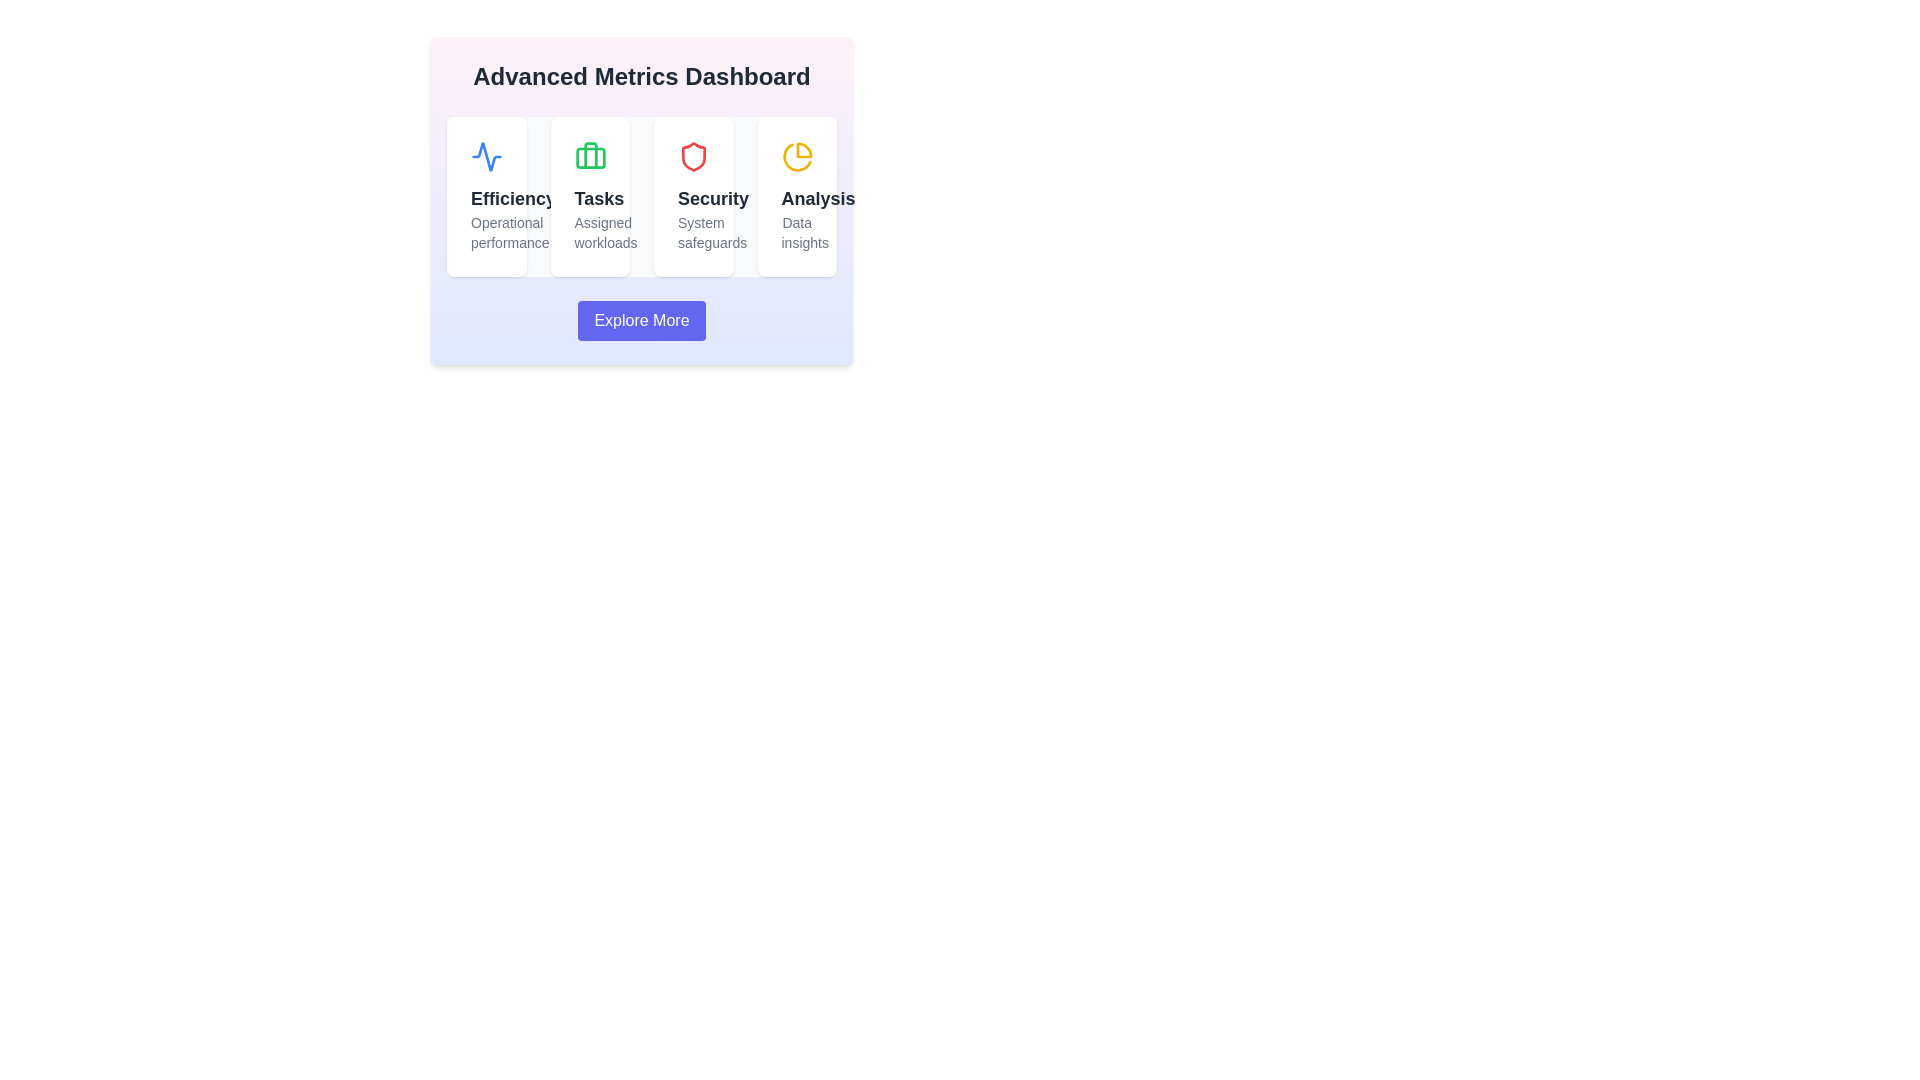 The image size is (1920, 1080). Describe the element at coordinates (694, 156) in the screenshot. I see `the third icon in the dashboard that symbolizes 'Security' for accessibility purposes` at that location.